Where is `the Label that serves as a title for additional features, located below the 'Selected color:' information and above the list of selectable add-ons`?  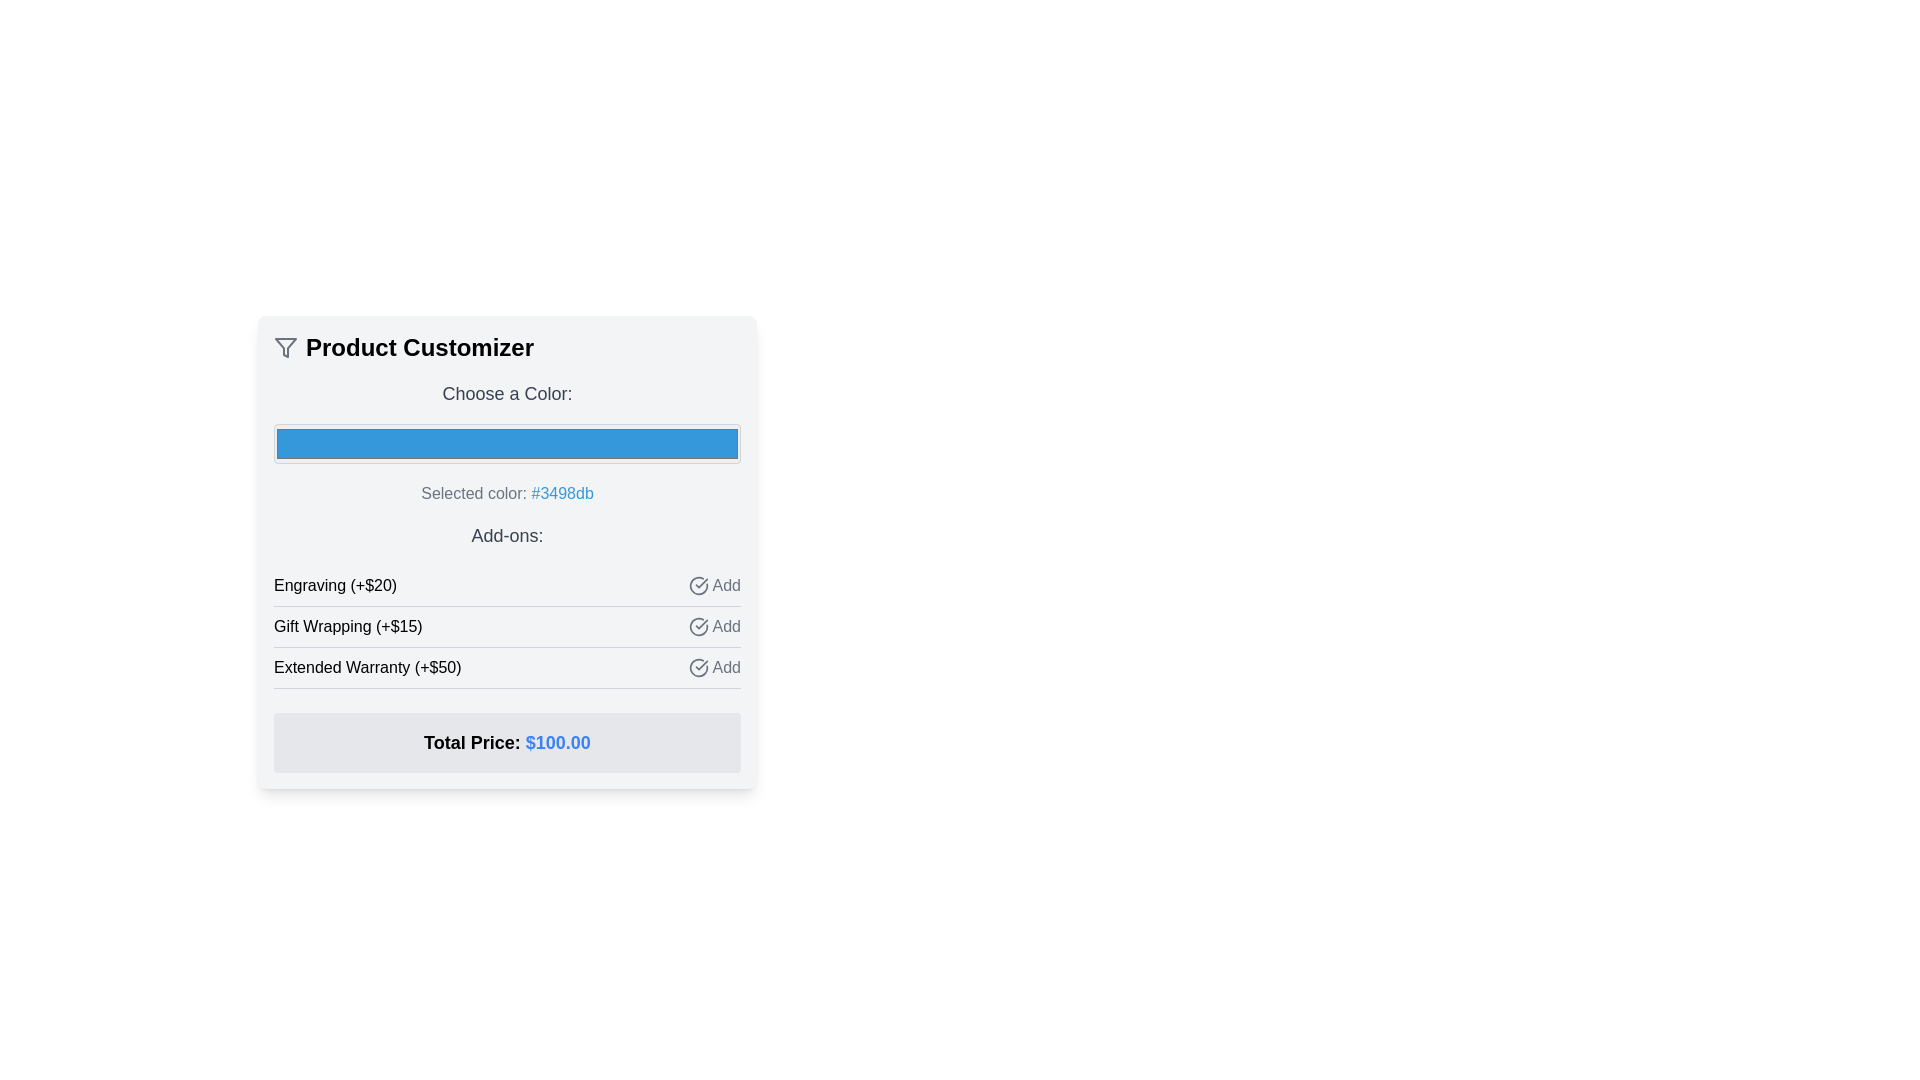 the Label that serves as a title for additional features, located below the 'Selected color:' information and above the list of selectable add-ons is located at coordinates (507, 535).